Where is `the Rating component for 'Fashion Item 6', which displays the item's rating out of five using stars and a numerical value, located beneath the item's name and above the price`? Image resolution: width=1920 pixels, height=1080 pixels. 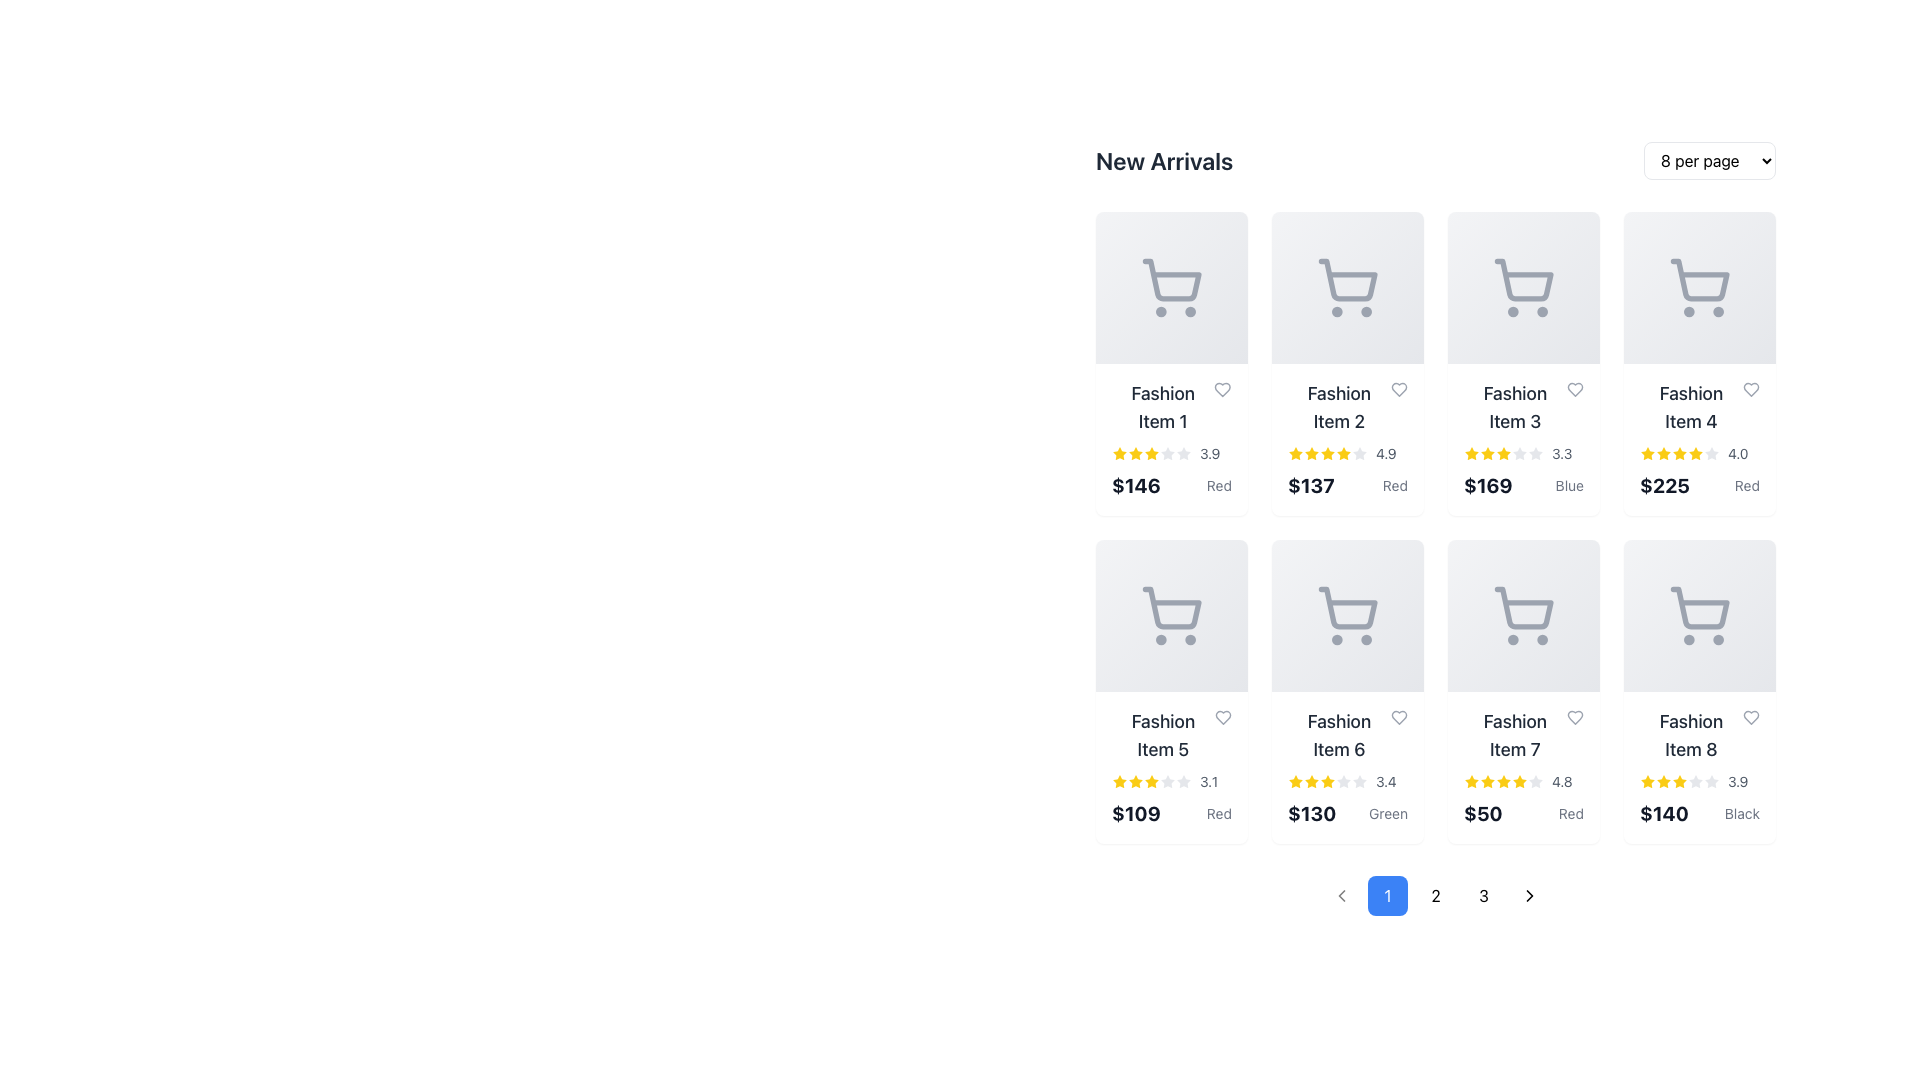
the Rating component for 'Fashion Item 6', which displays the item's rating out of five using stars and a numerical value, located beneath the item's name and above the price is located at coordinates (1348, 781).